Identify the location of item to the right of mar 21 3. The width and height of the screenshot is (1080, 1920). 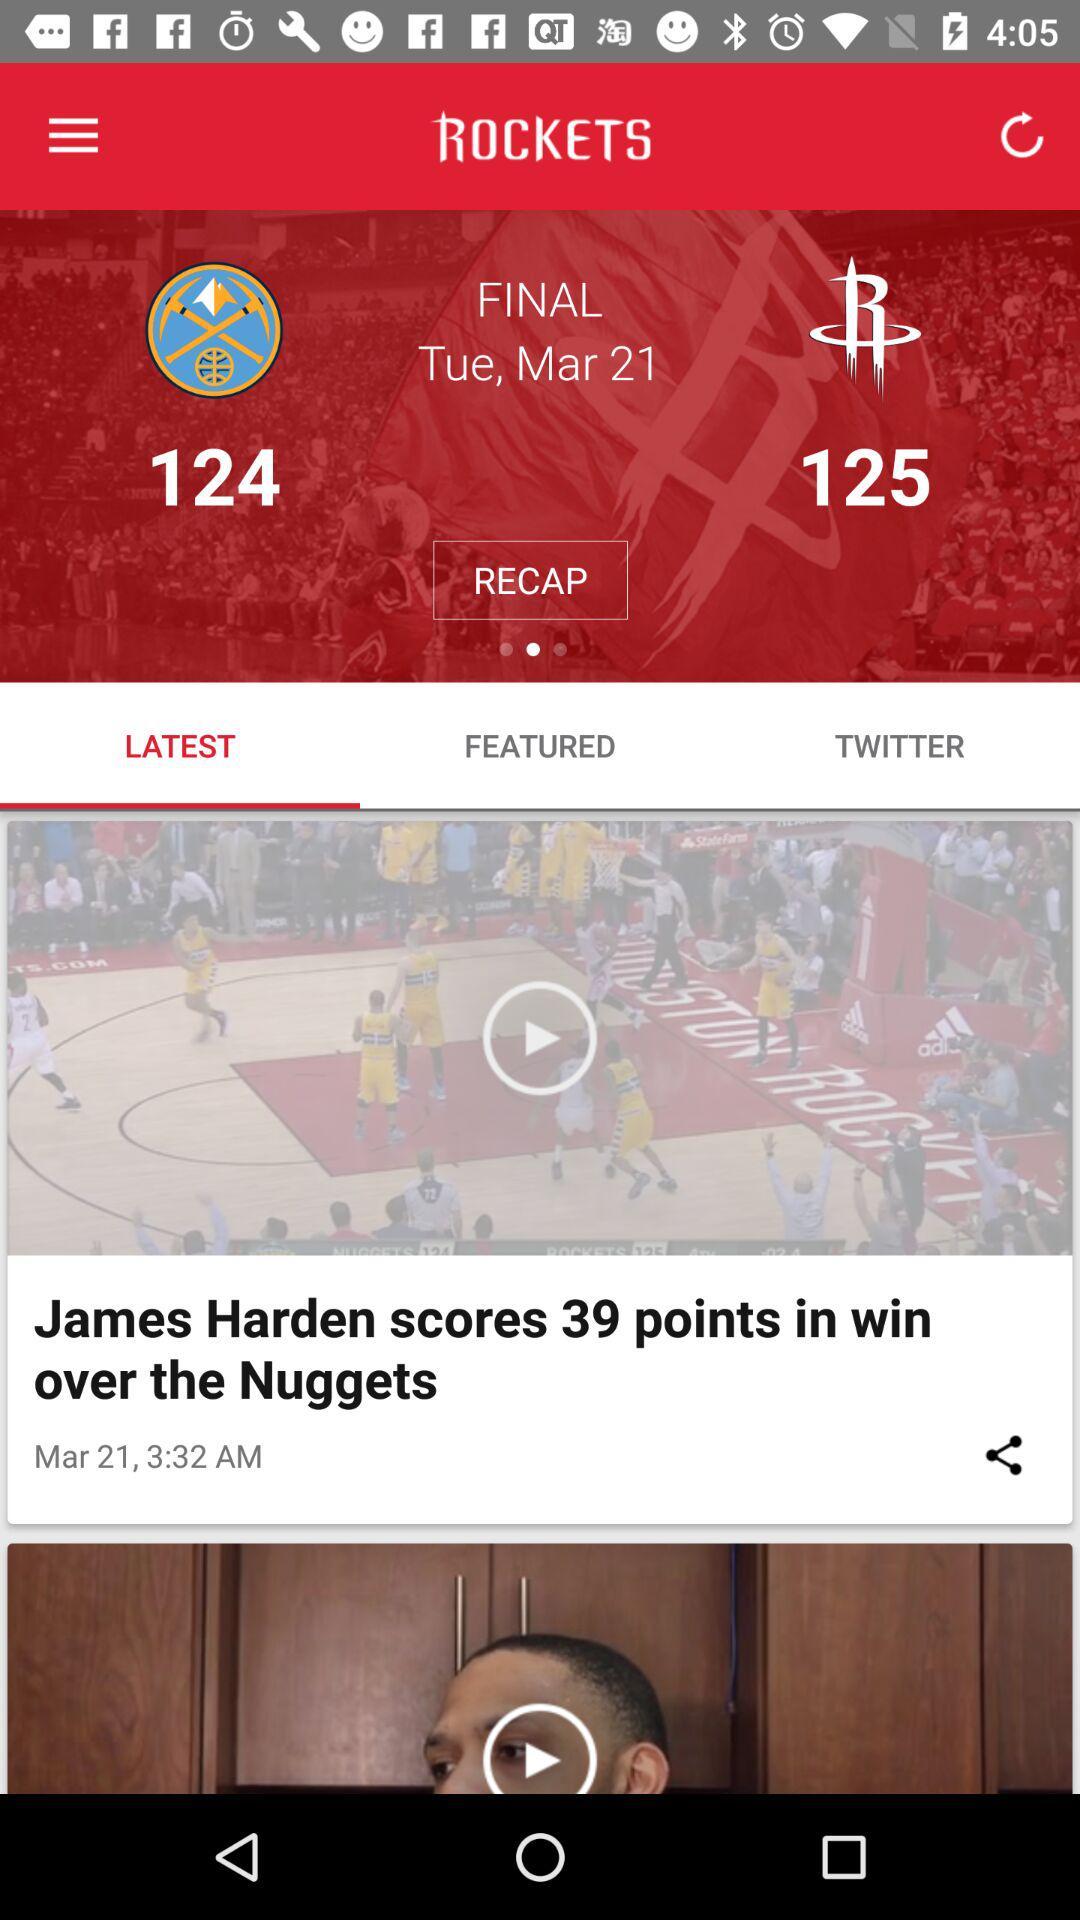
(1003, 1455).